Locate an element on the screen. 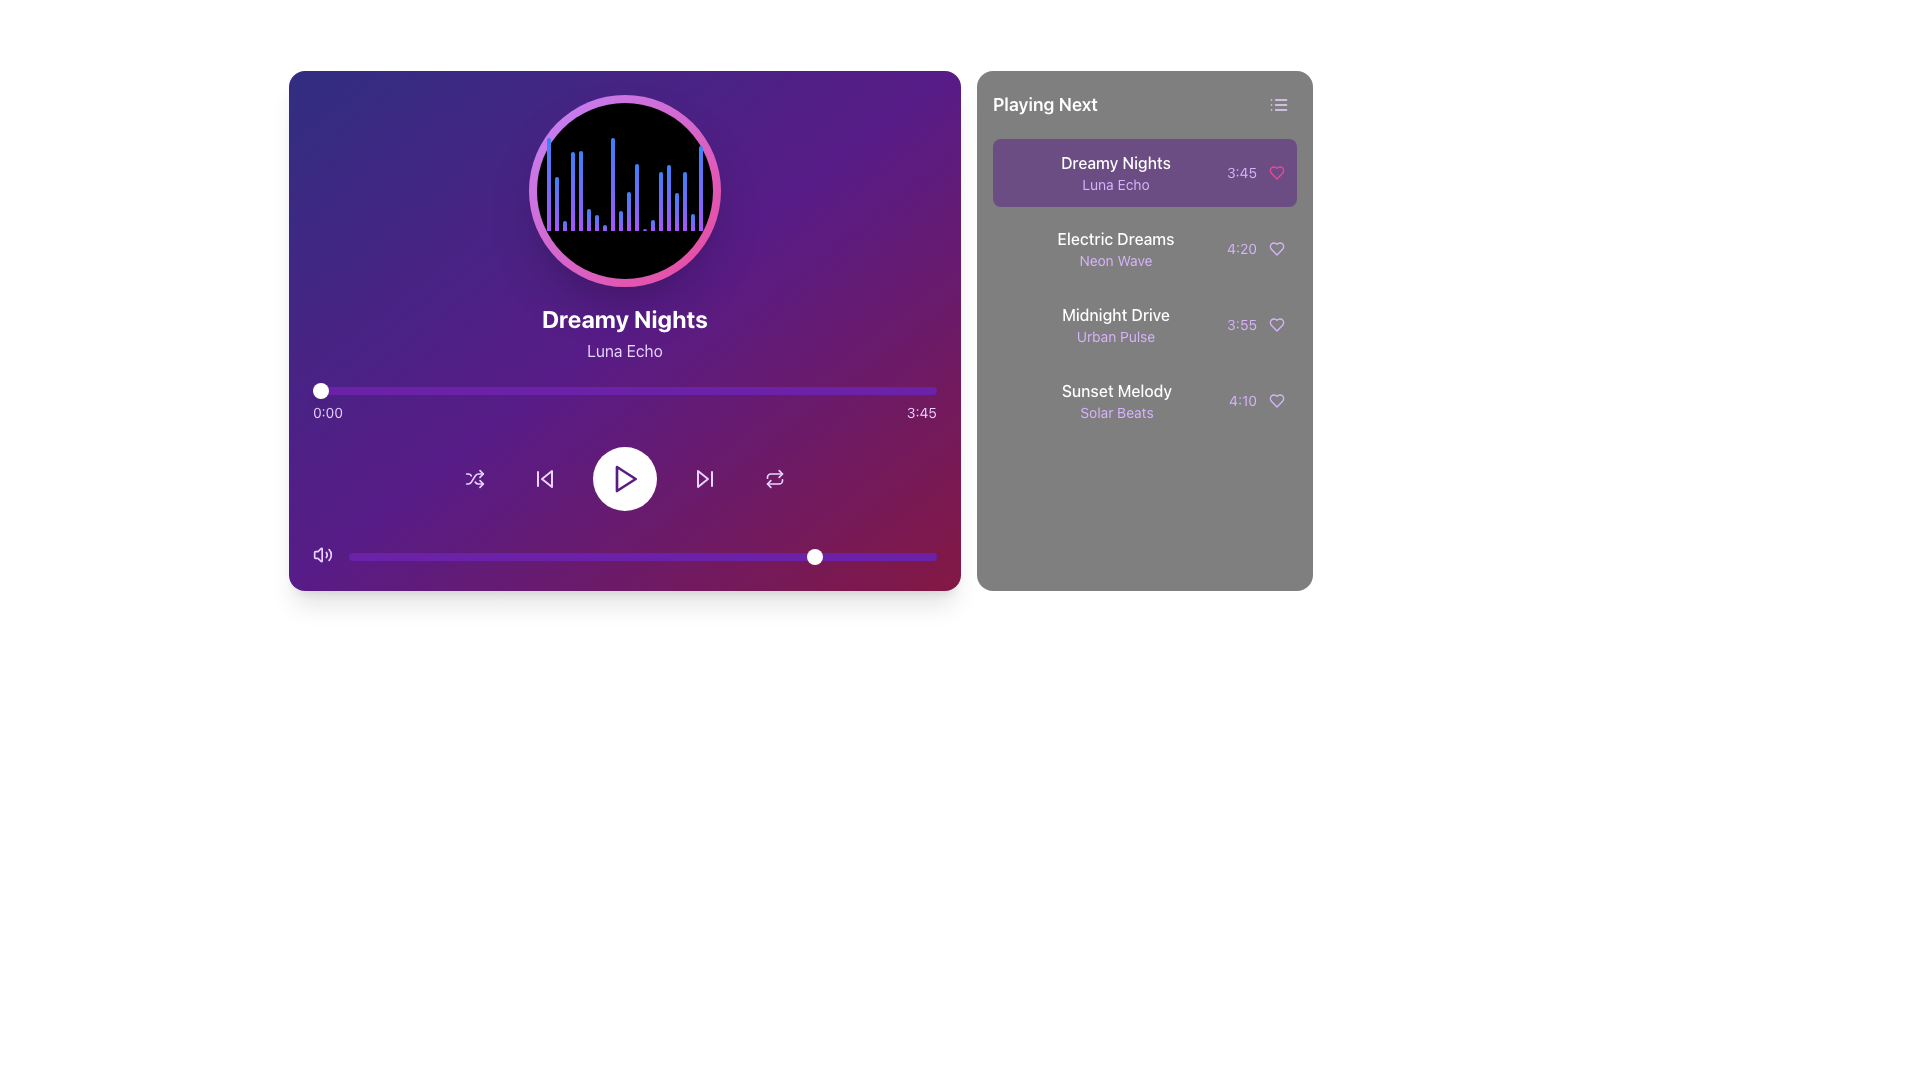 This screenshot has height=1080, width=1920. the subtitle label directly beneath the 'Electric Dreams' entry in the 'Playing Next' list, located in the right section of the interface is located at coordinates (1115, 260).